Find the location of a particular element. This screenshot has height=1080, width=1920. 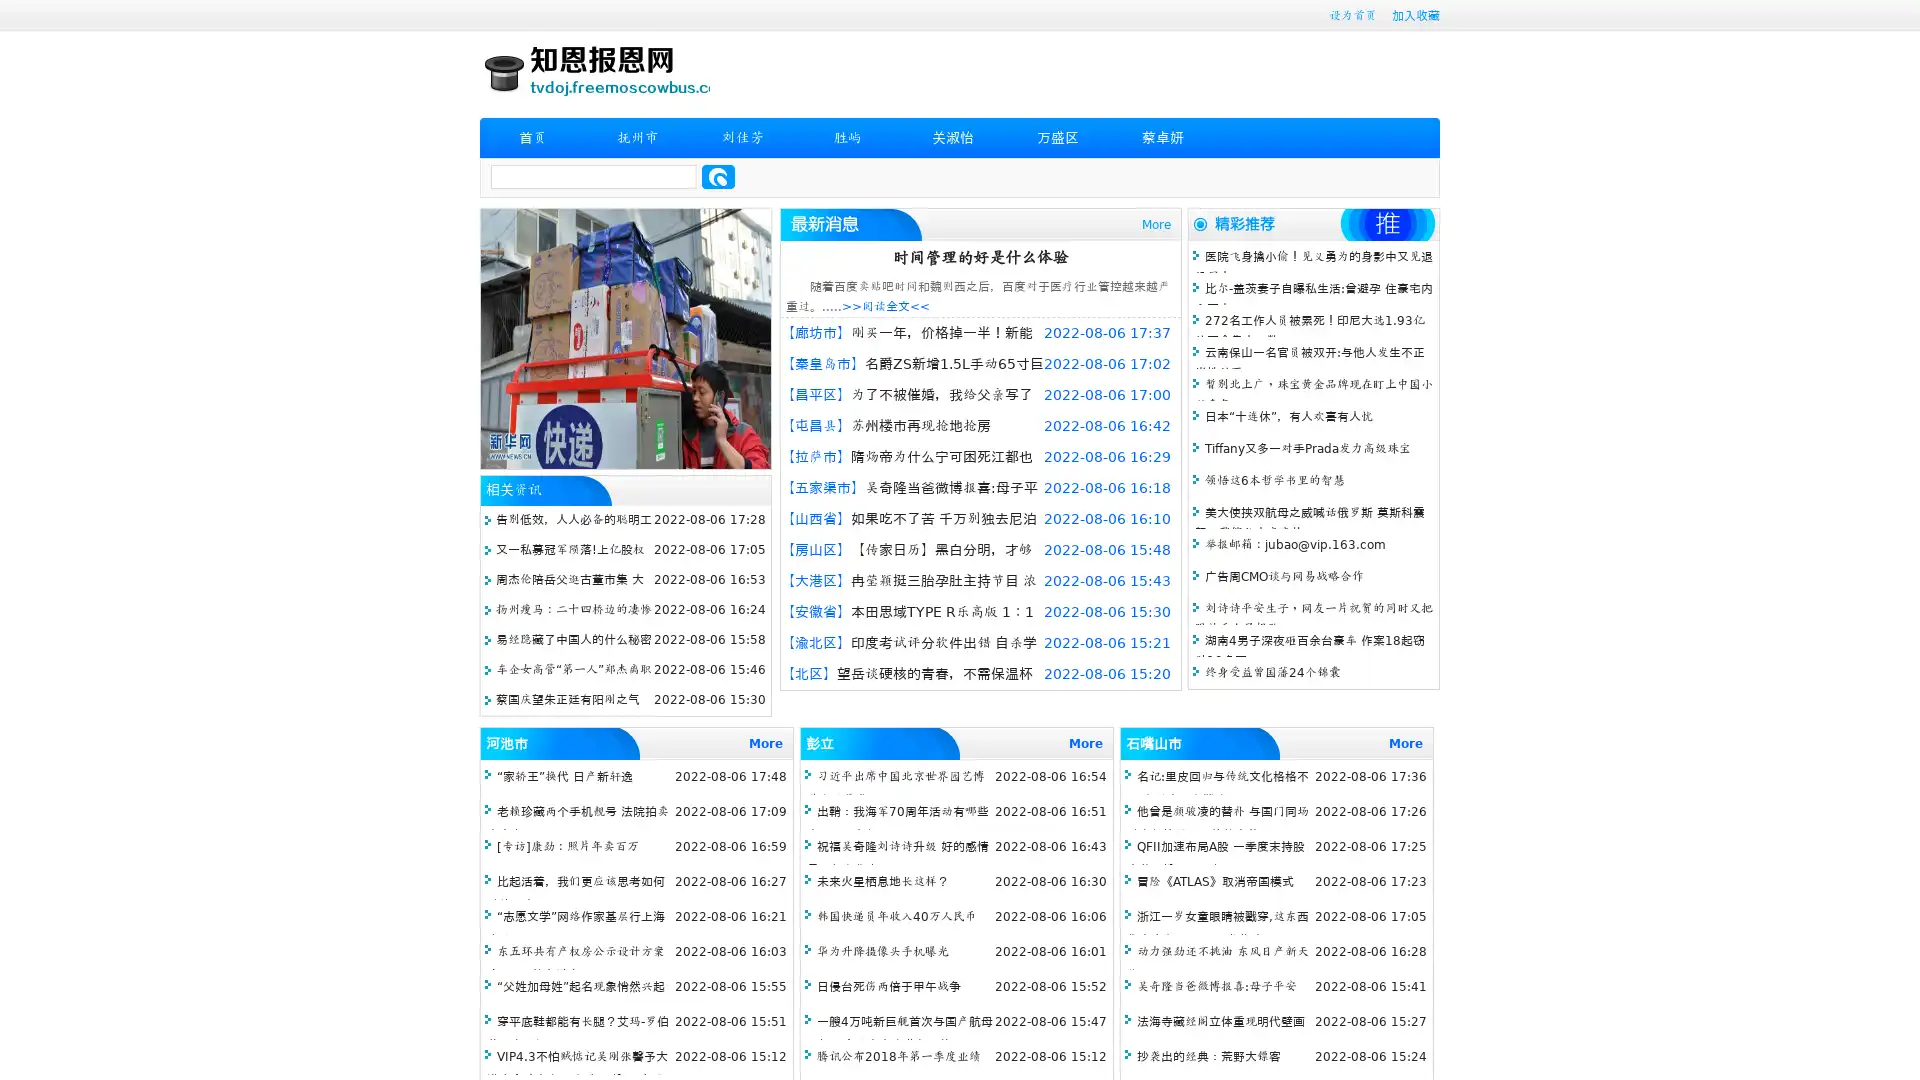

Search is located at coordinates (718, 176).